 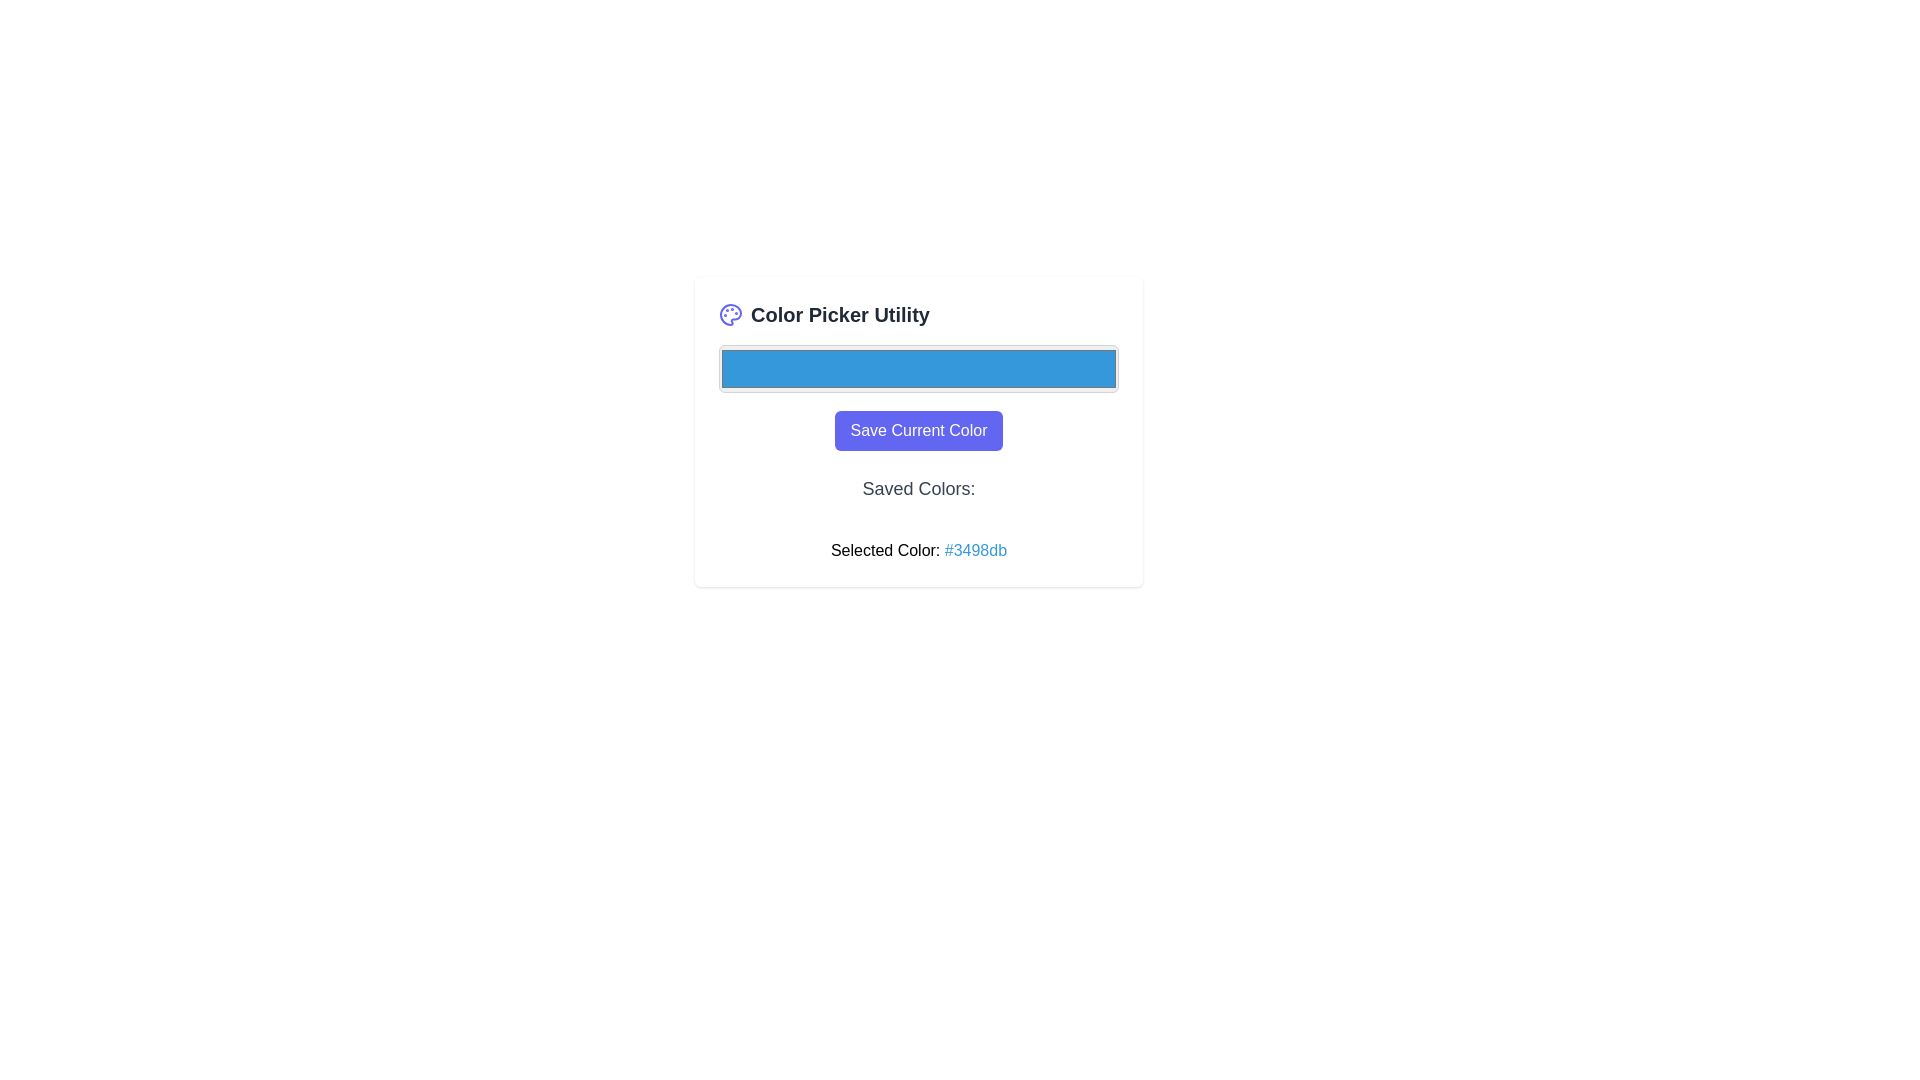 I want to click on the header or label text that indicates saved color options, located between the 'Save Current Color' button and the 'Selected Color: #3498db' label, so click(x=917, y=494).